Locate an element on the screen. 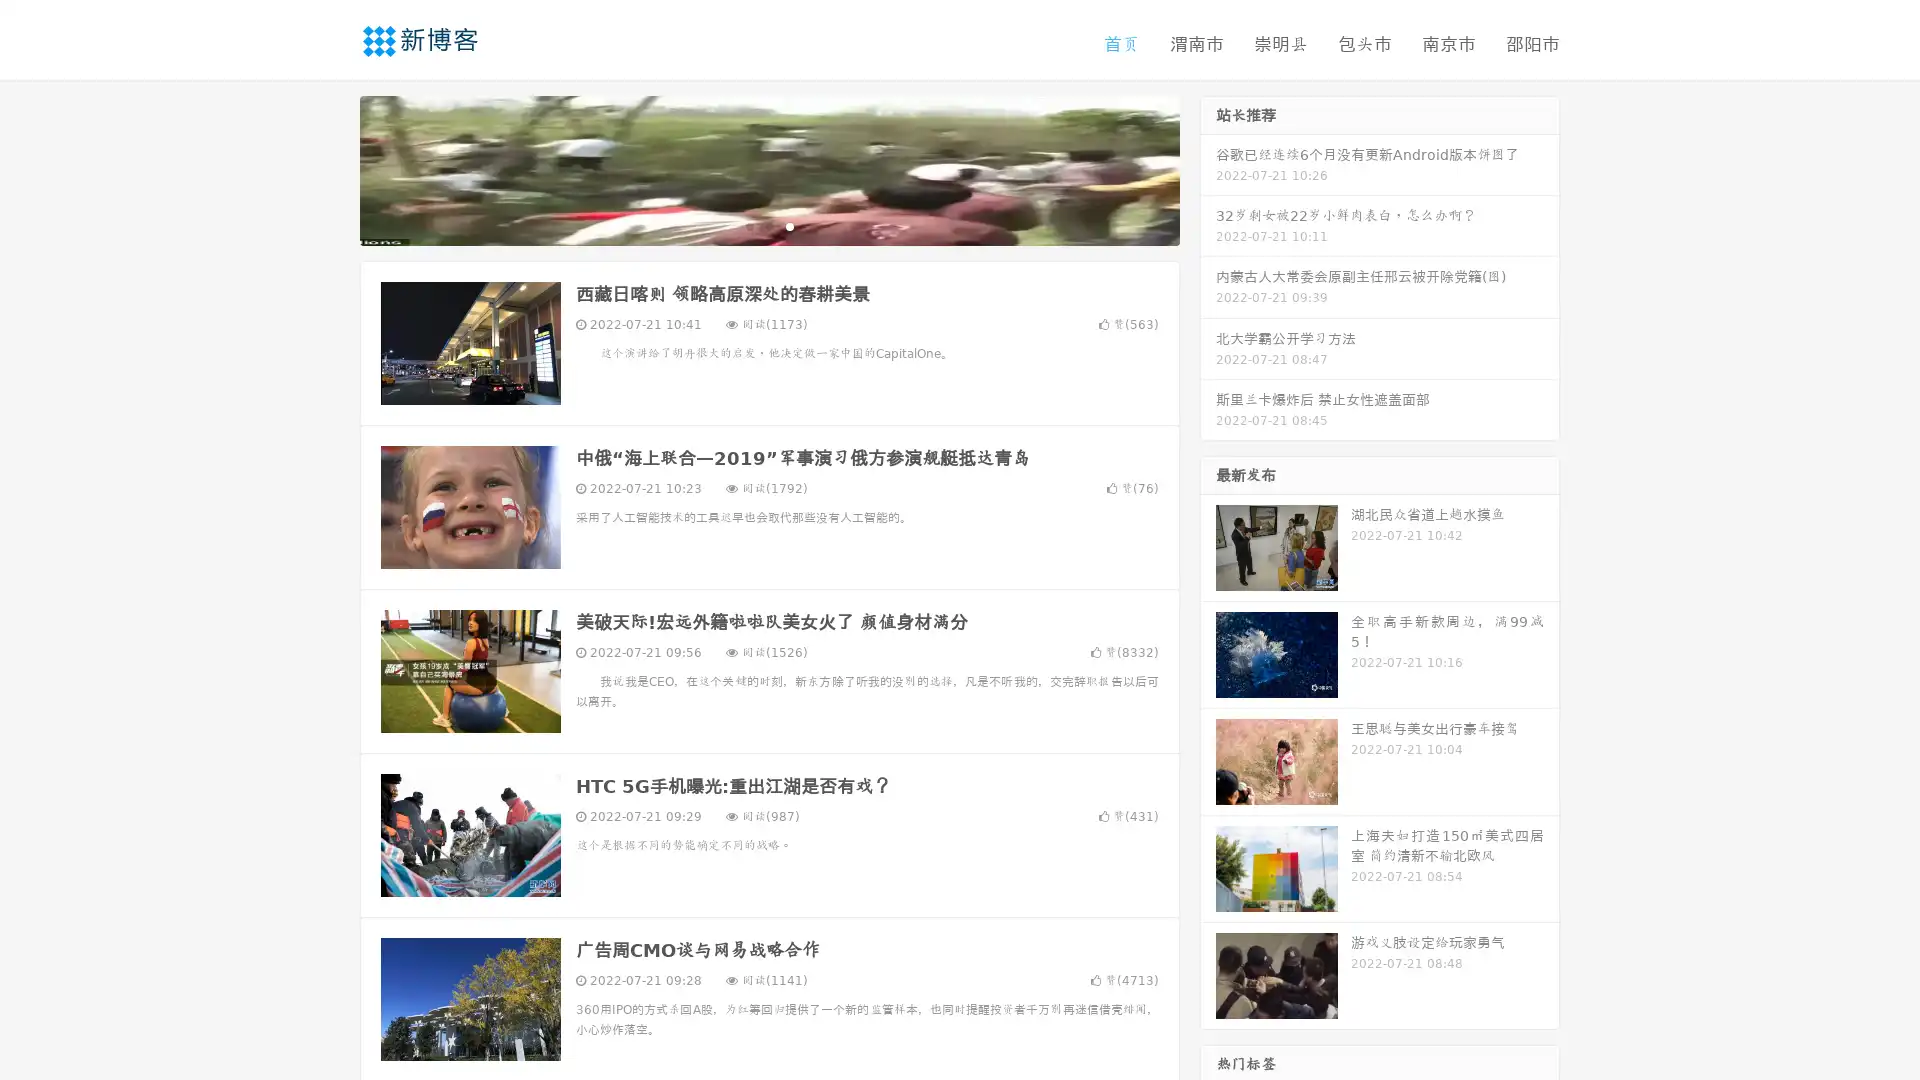 Image resolution: width=1920 pixels, height=1080 pixels. Previous slide is located at coordinates (330, 168).